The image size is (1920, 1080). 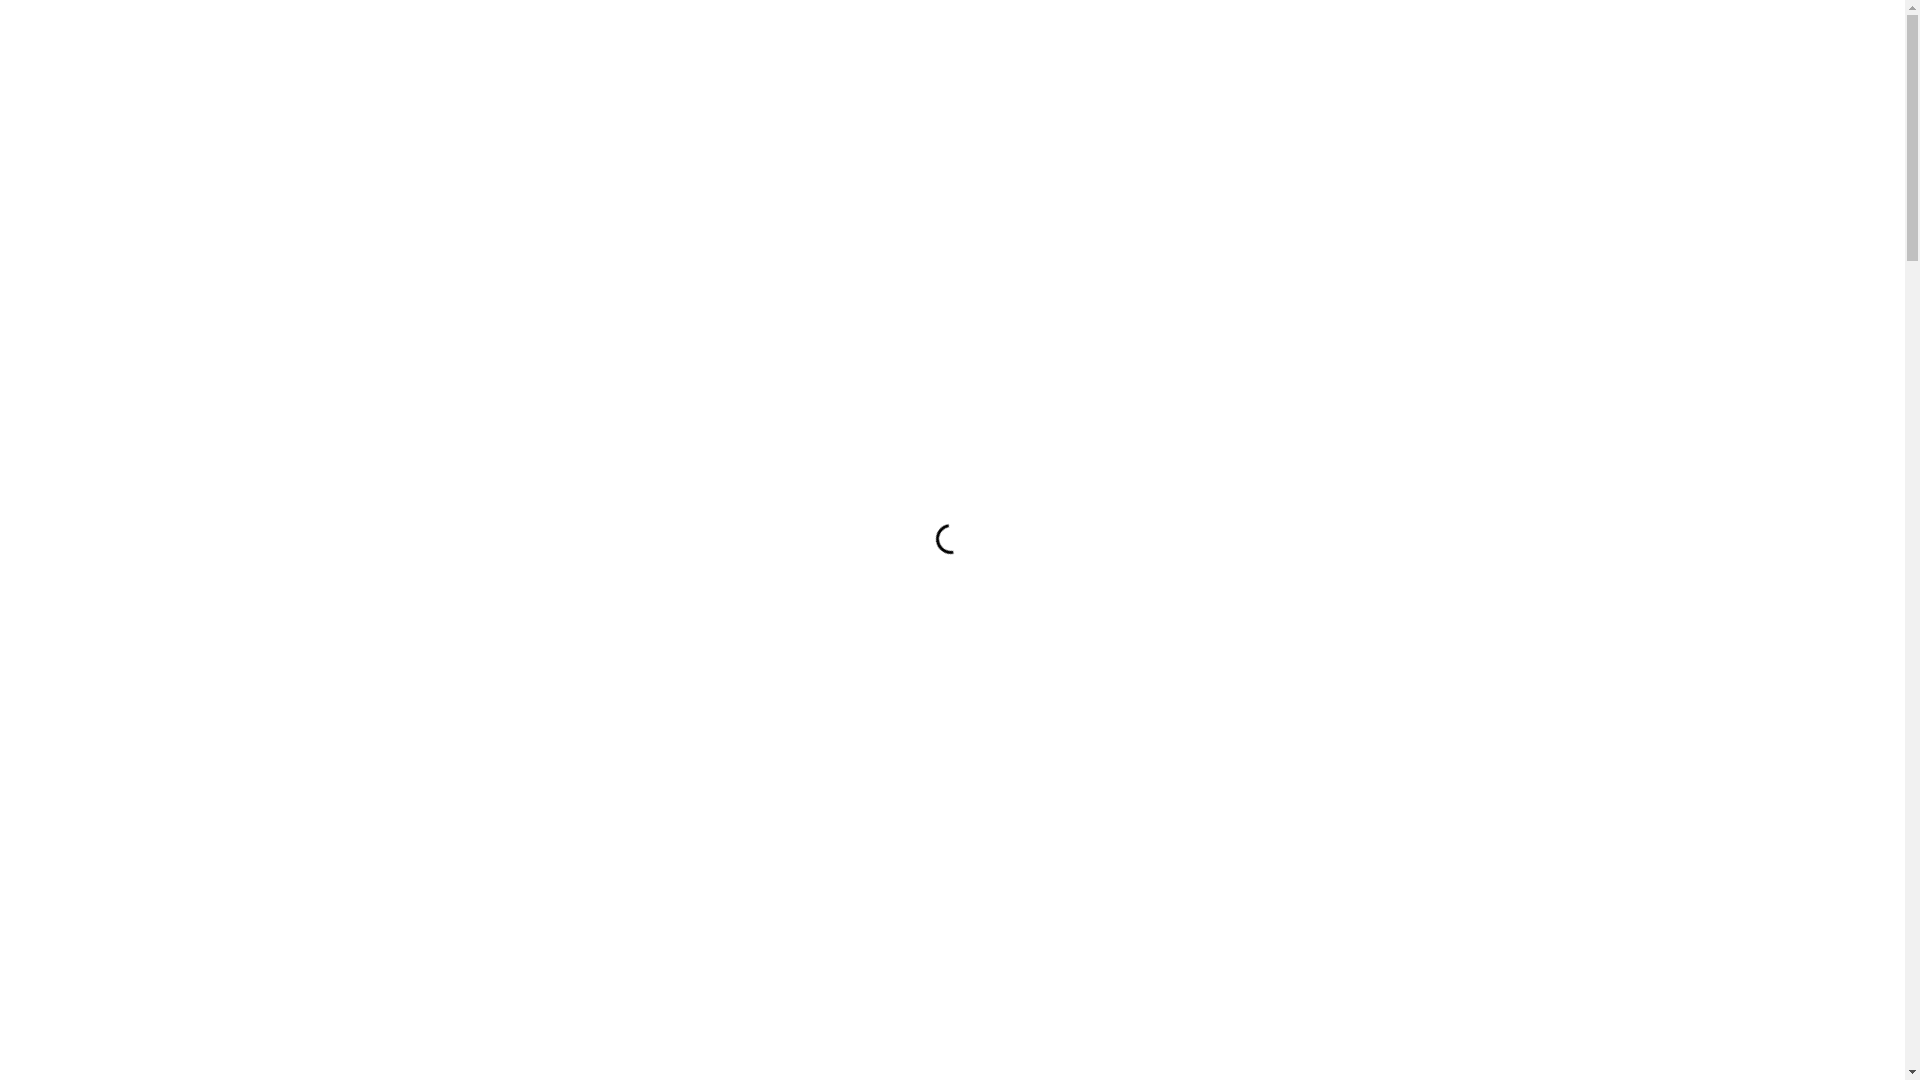 I want to click on 'Jetzt abonnieren', so click(x=1318, y=764).